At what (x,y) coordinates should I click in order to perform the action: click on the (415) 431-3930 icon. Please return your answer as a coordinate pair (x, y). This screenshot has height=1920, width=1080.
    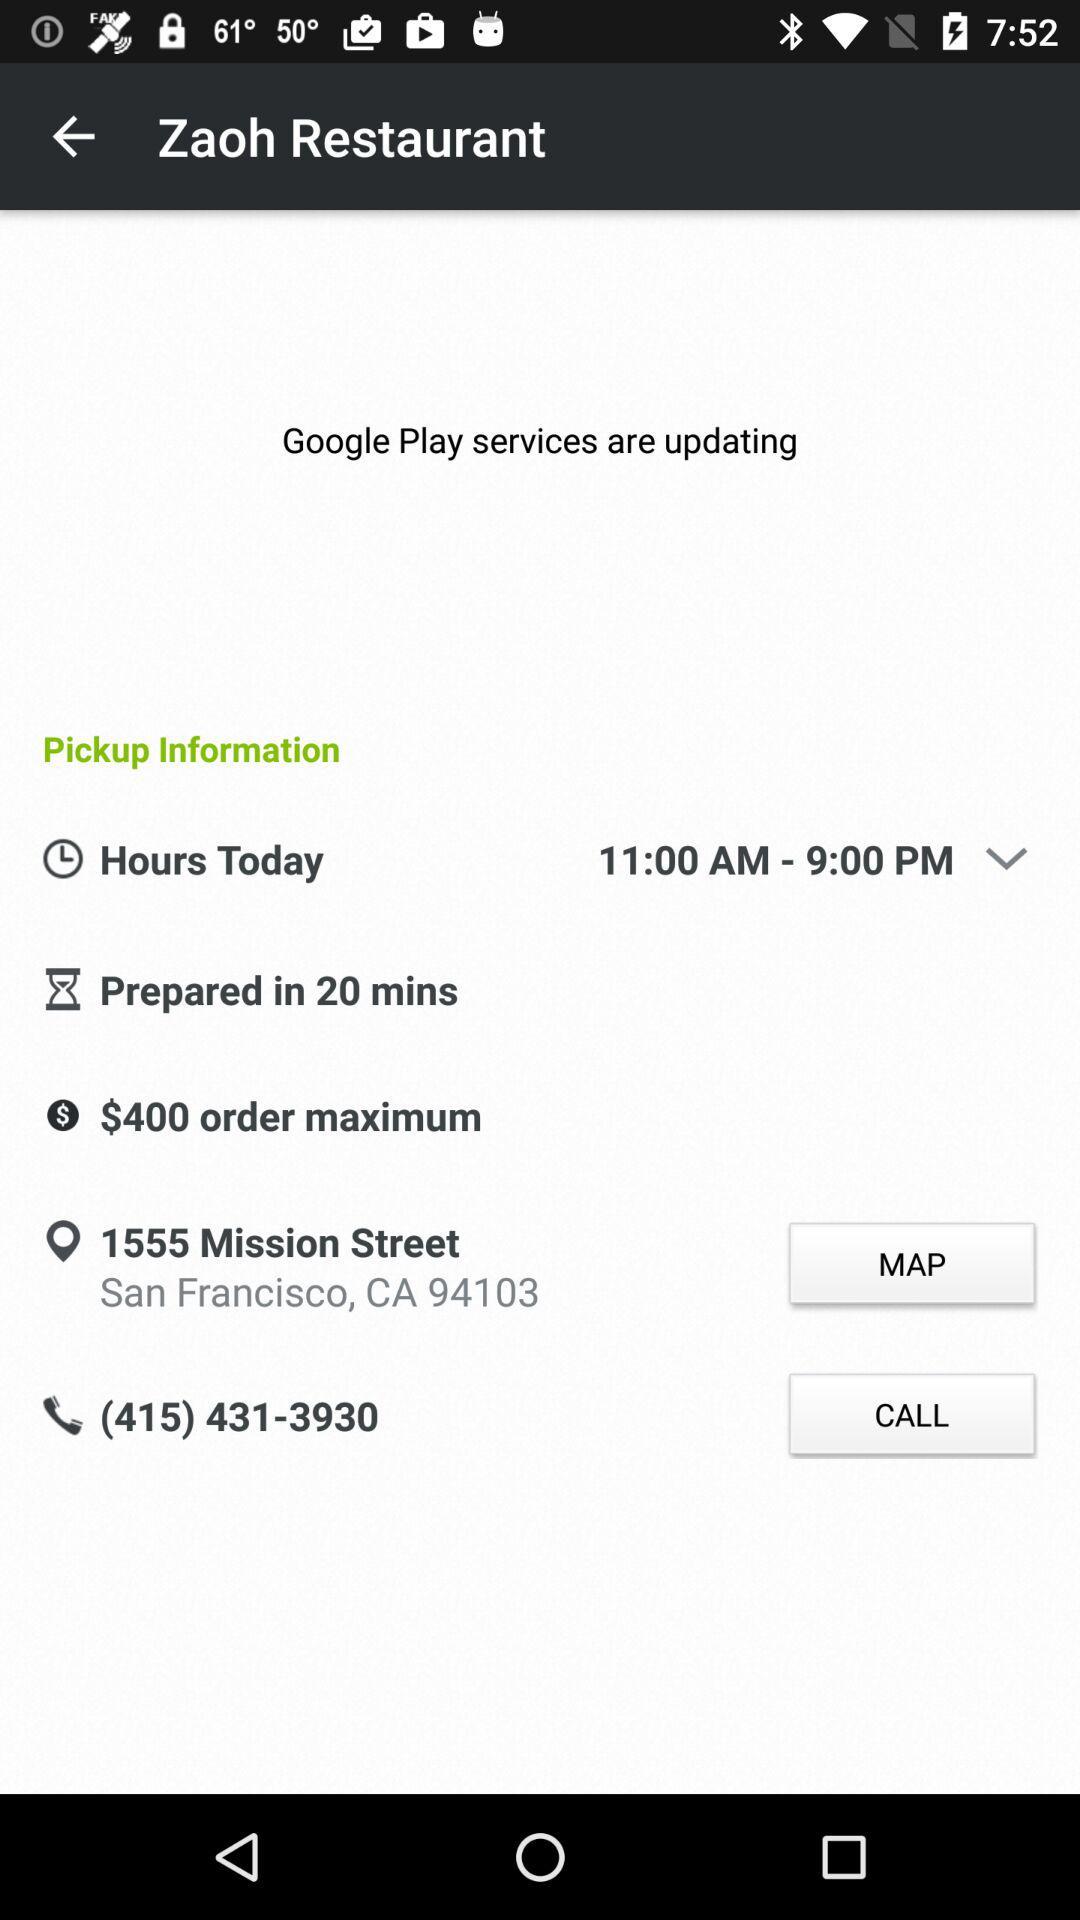
    Looking at the image, I should click on (238, 1416).